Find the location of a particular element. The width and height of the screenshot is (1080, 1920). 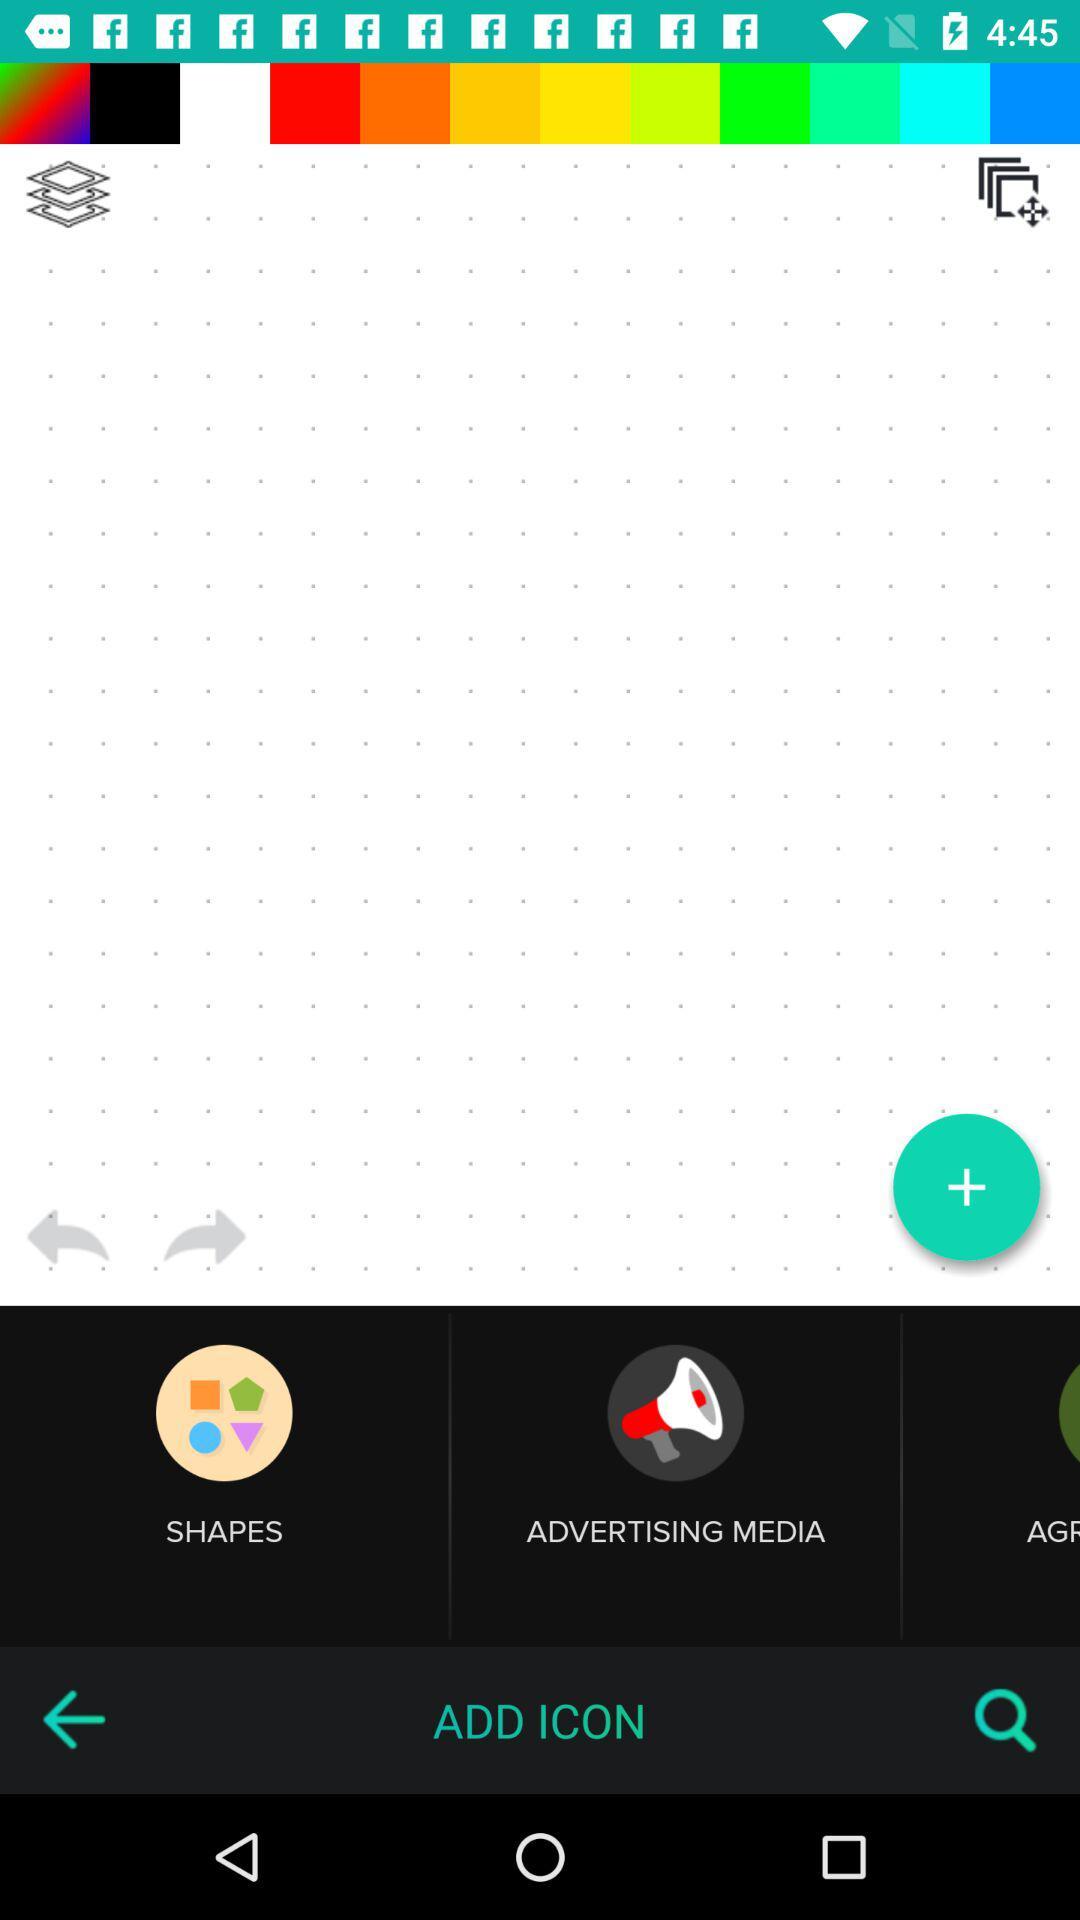

item next to the add icon icon is located at coordinates (72, 1719).